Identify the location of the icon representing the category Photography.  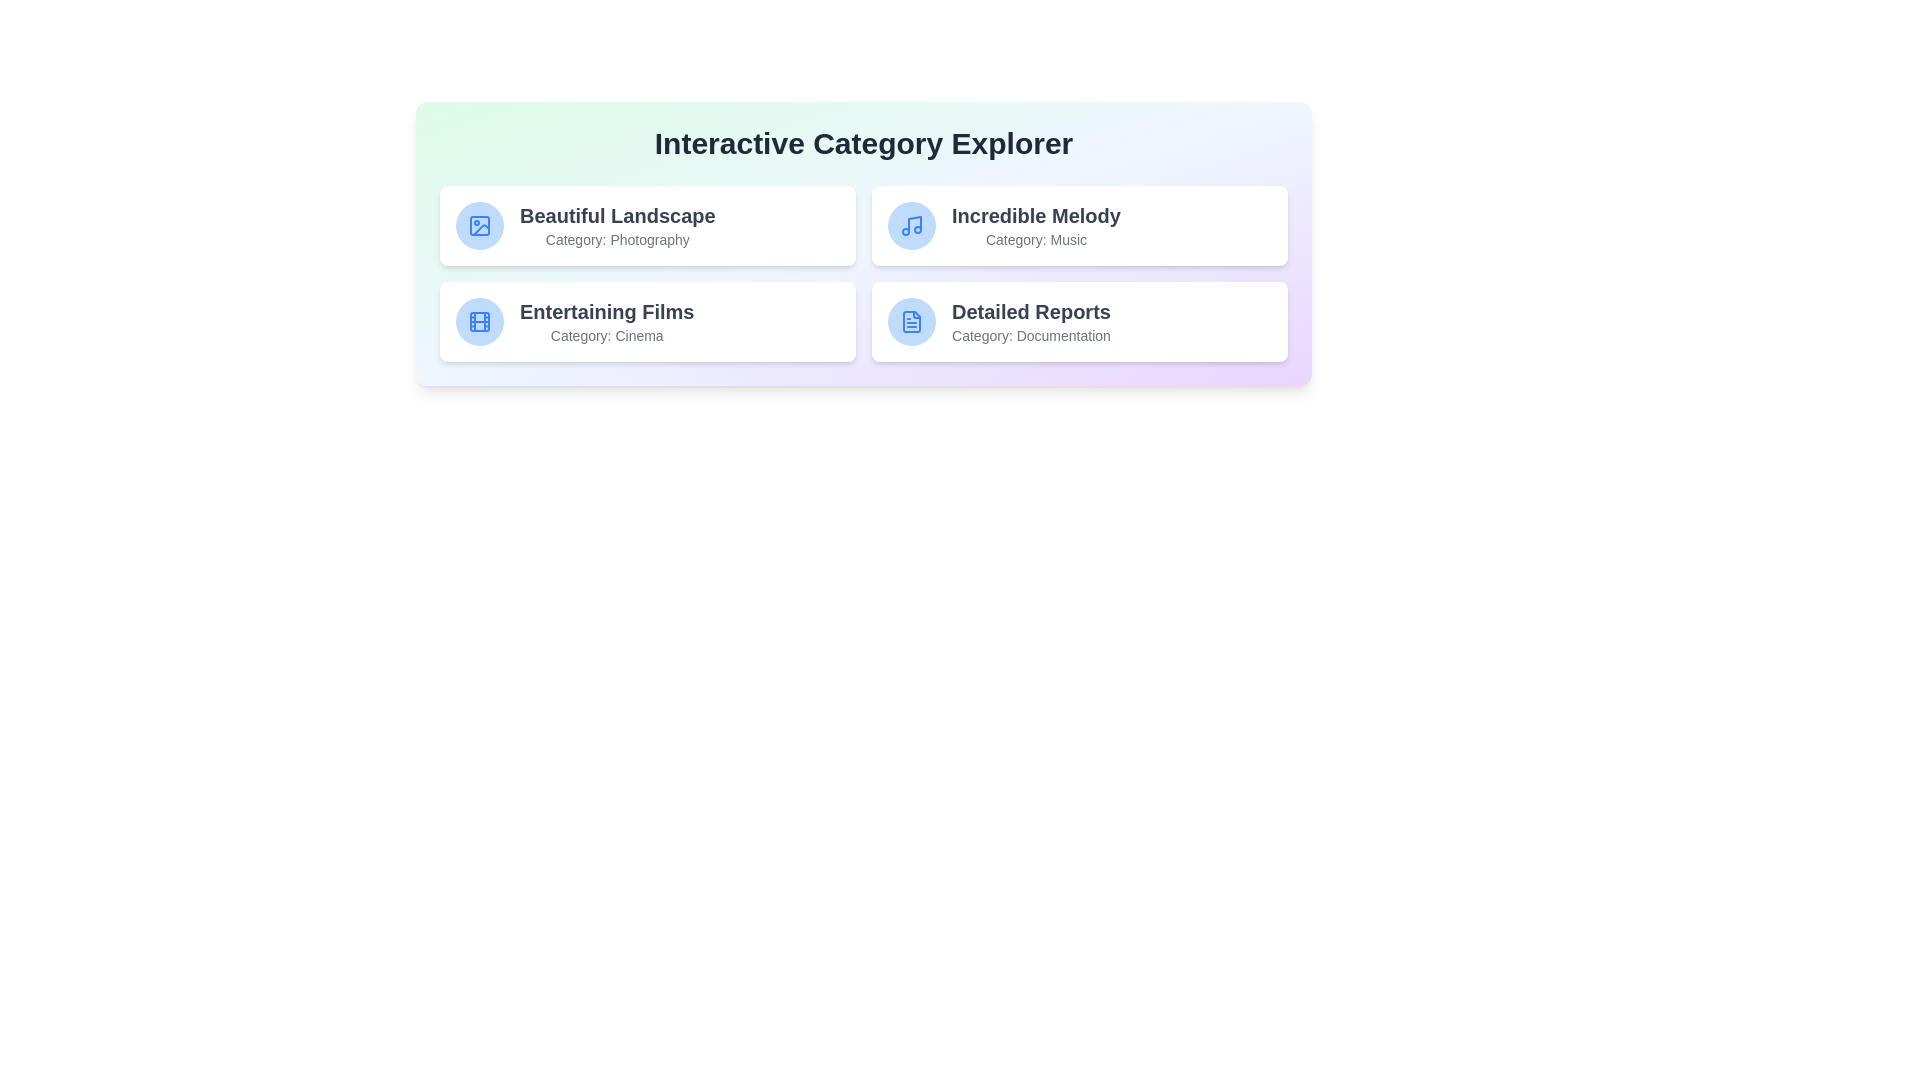
(480, 225).